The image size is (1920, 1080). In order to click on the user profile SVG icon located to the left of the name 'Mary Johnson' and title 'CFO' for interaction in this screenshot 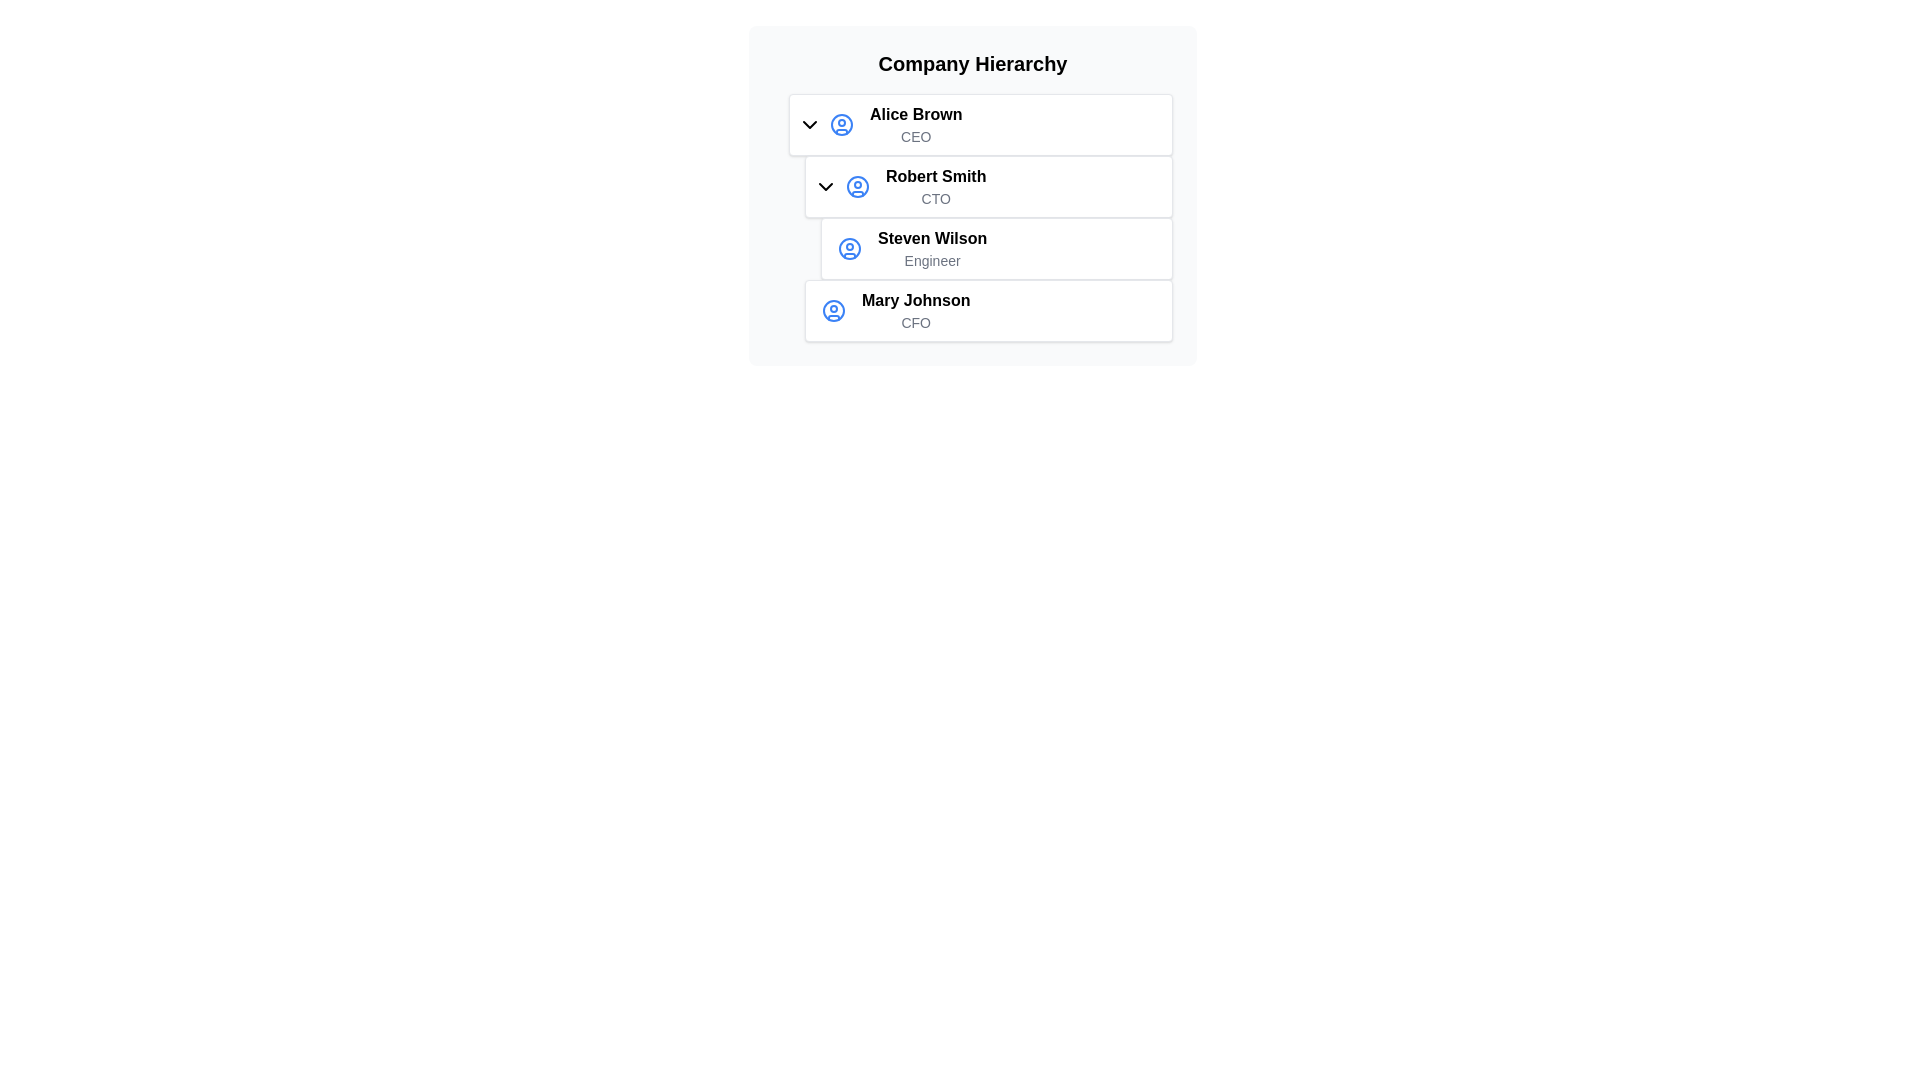, I will do `click(834, 311)`.